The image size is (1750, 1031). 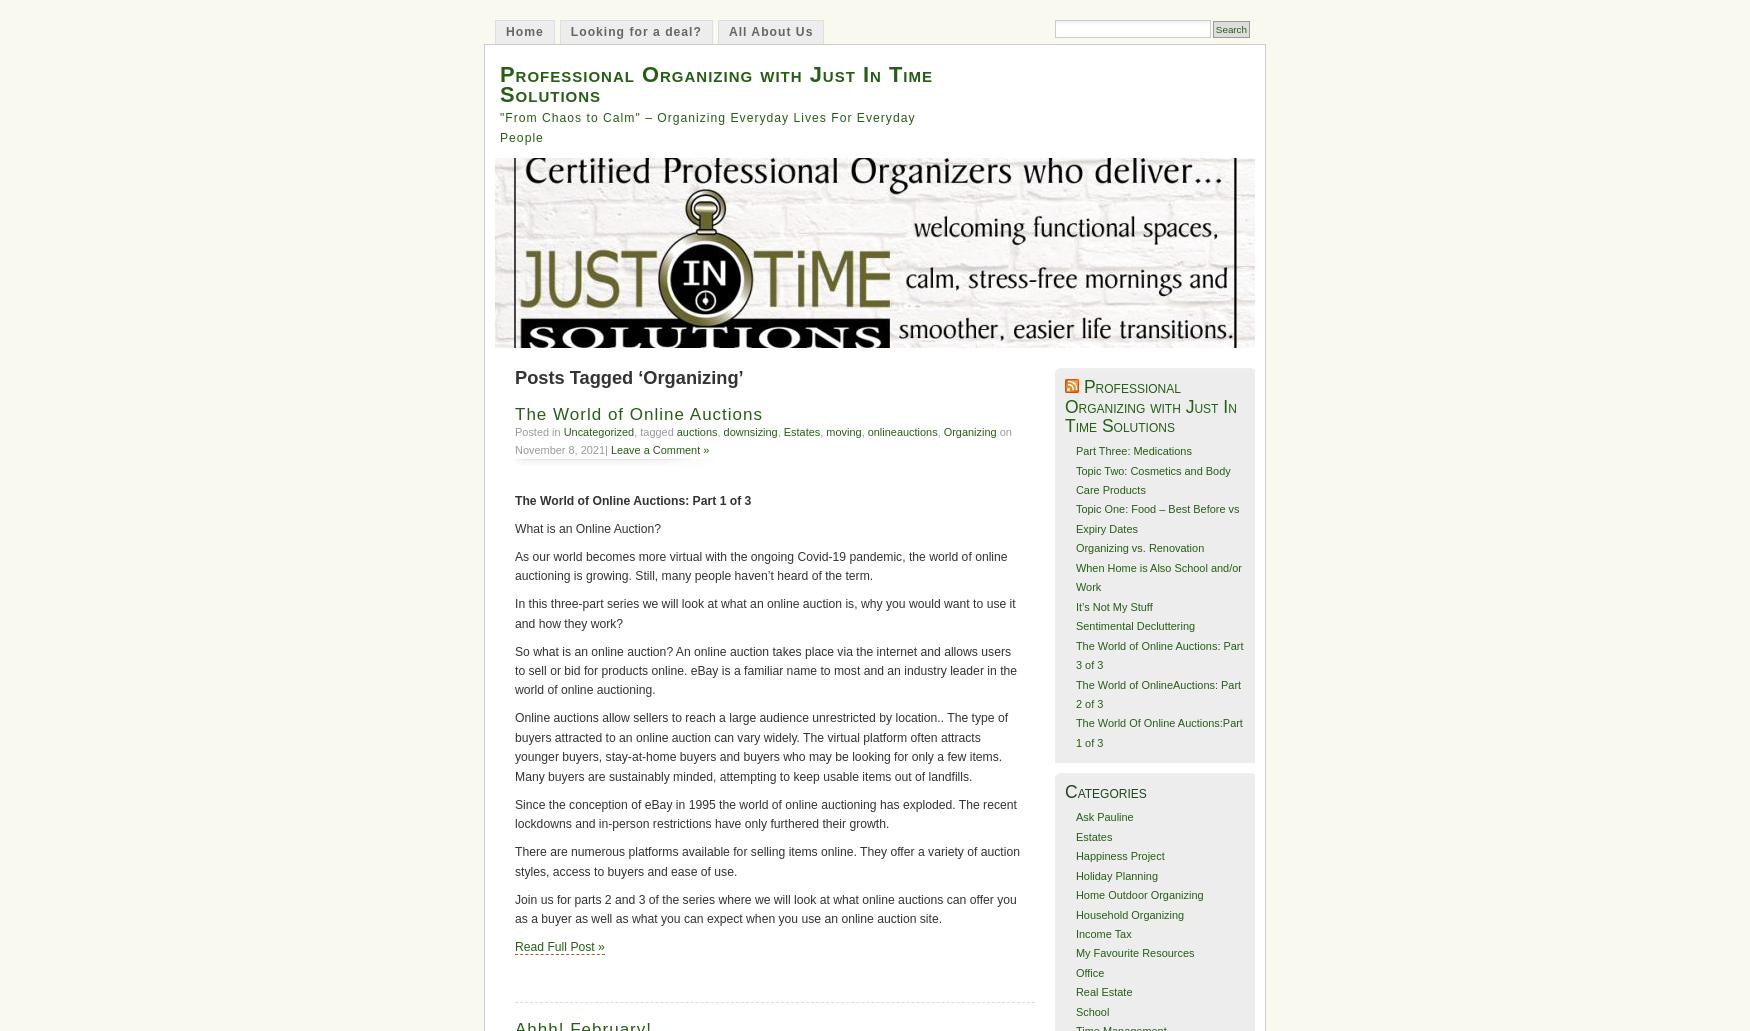 I want to click on 'Online auctions allow sellers to reach a large audience unrestricted by location.. The type of buyers attracted to an online auction can vary widely. The virtual platform often attracts younger buyers, stay-at-home buyers and buyers who may be looking for only a few items. Many buyers are sustainably minded, attempting to keep usable items out of landfills.', so click(x=514, y=745).